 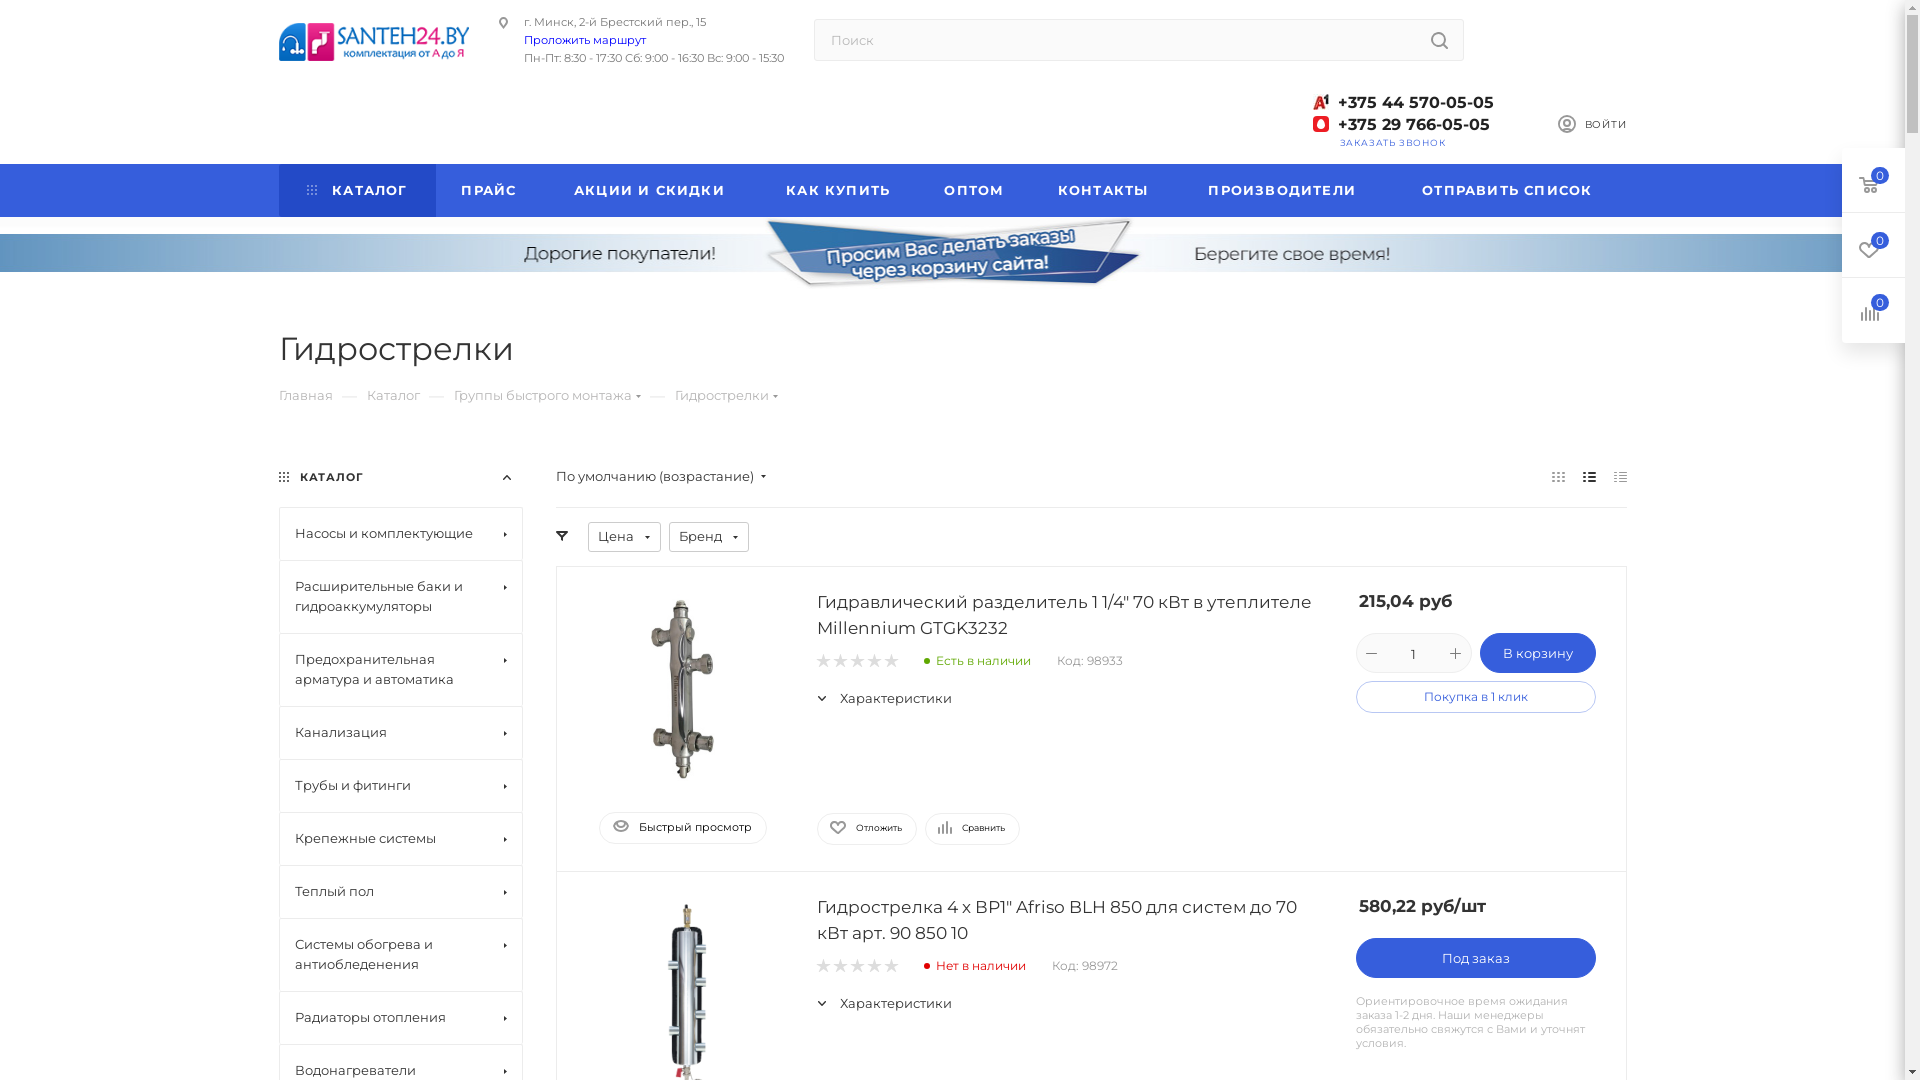 What do you see at coordinates (874, 661) in the screenshot?
I see `'4'` at bounding box center [874, 661].